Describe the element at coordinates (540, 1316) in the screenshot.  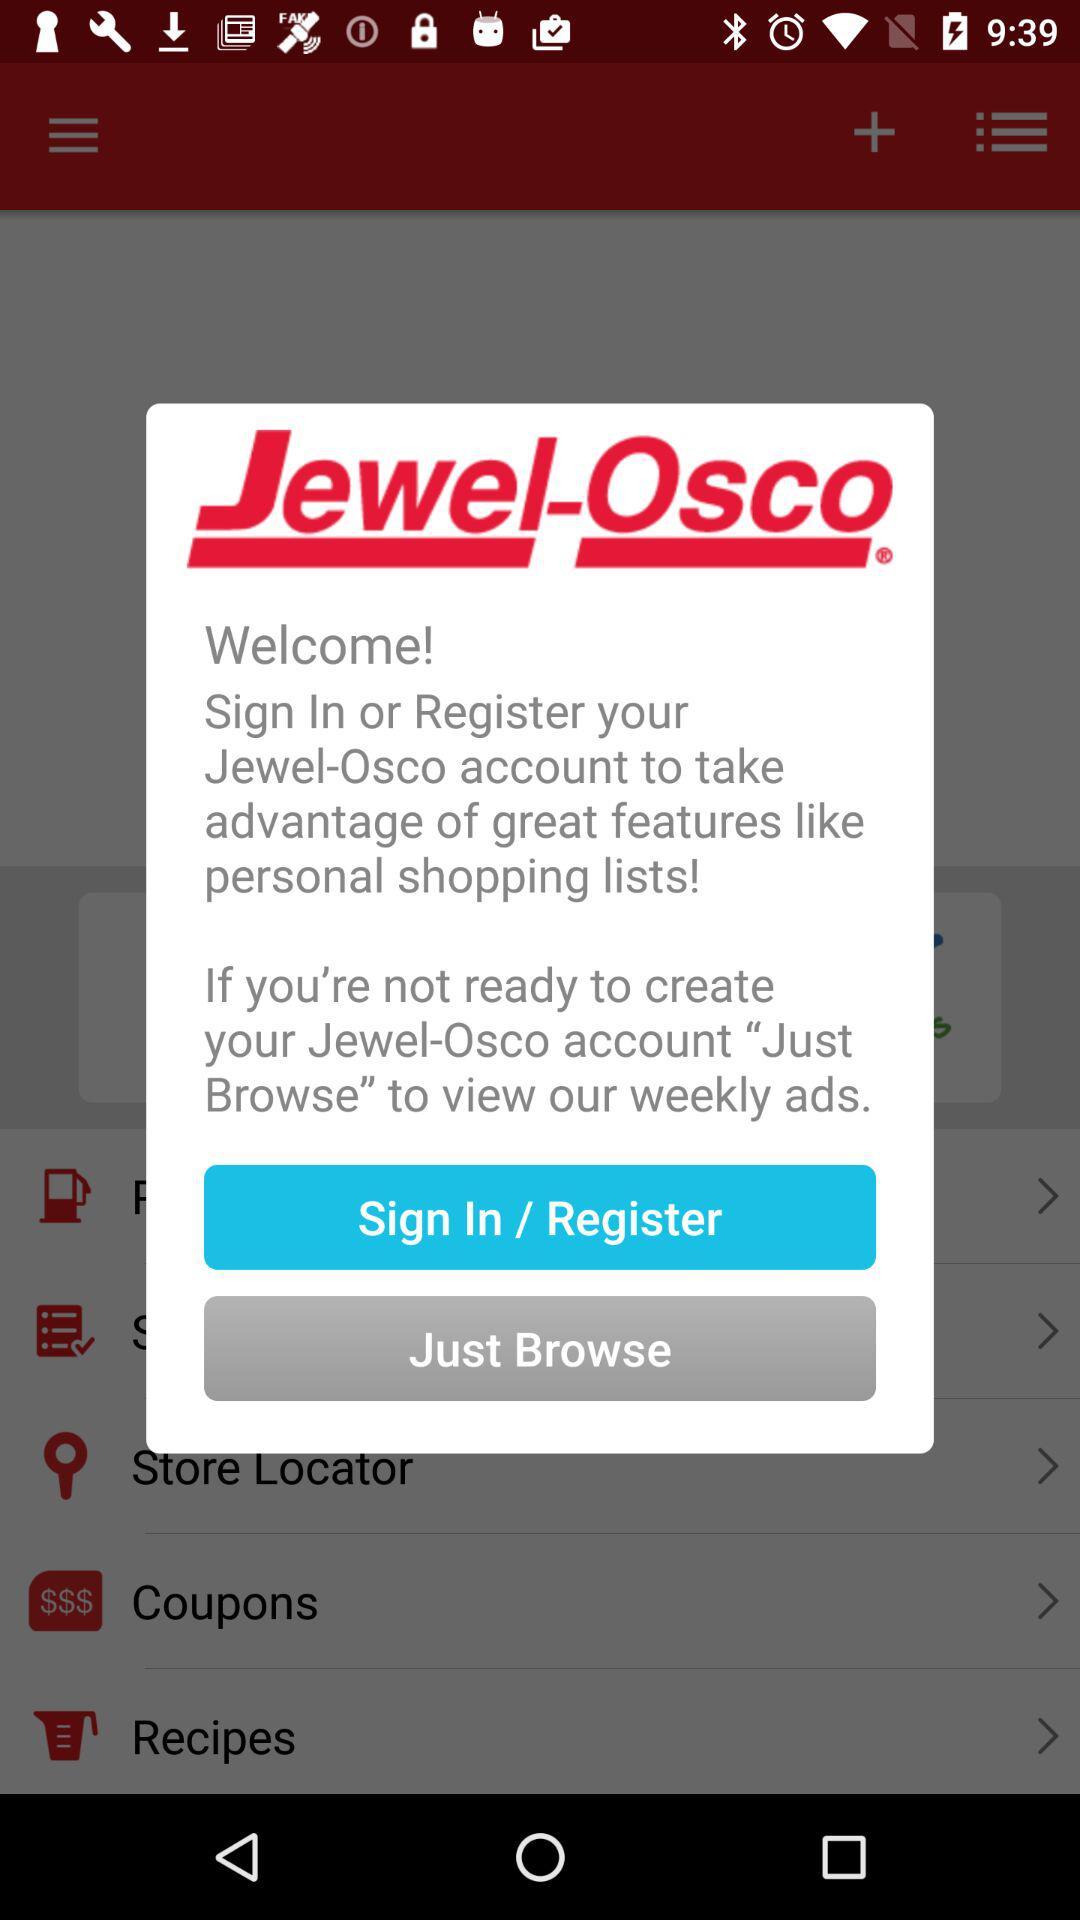
I see `just browse icon` at that location.